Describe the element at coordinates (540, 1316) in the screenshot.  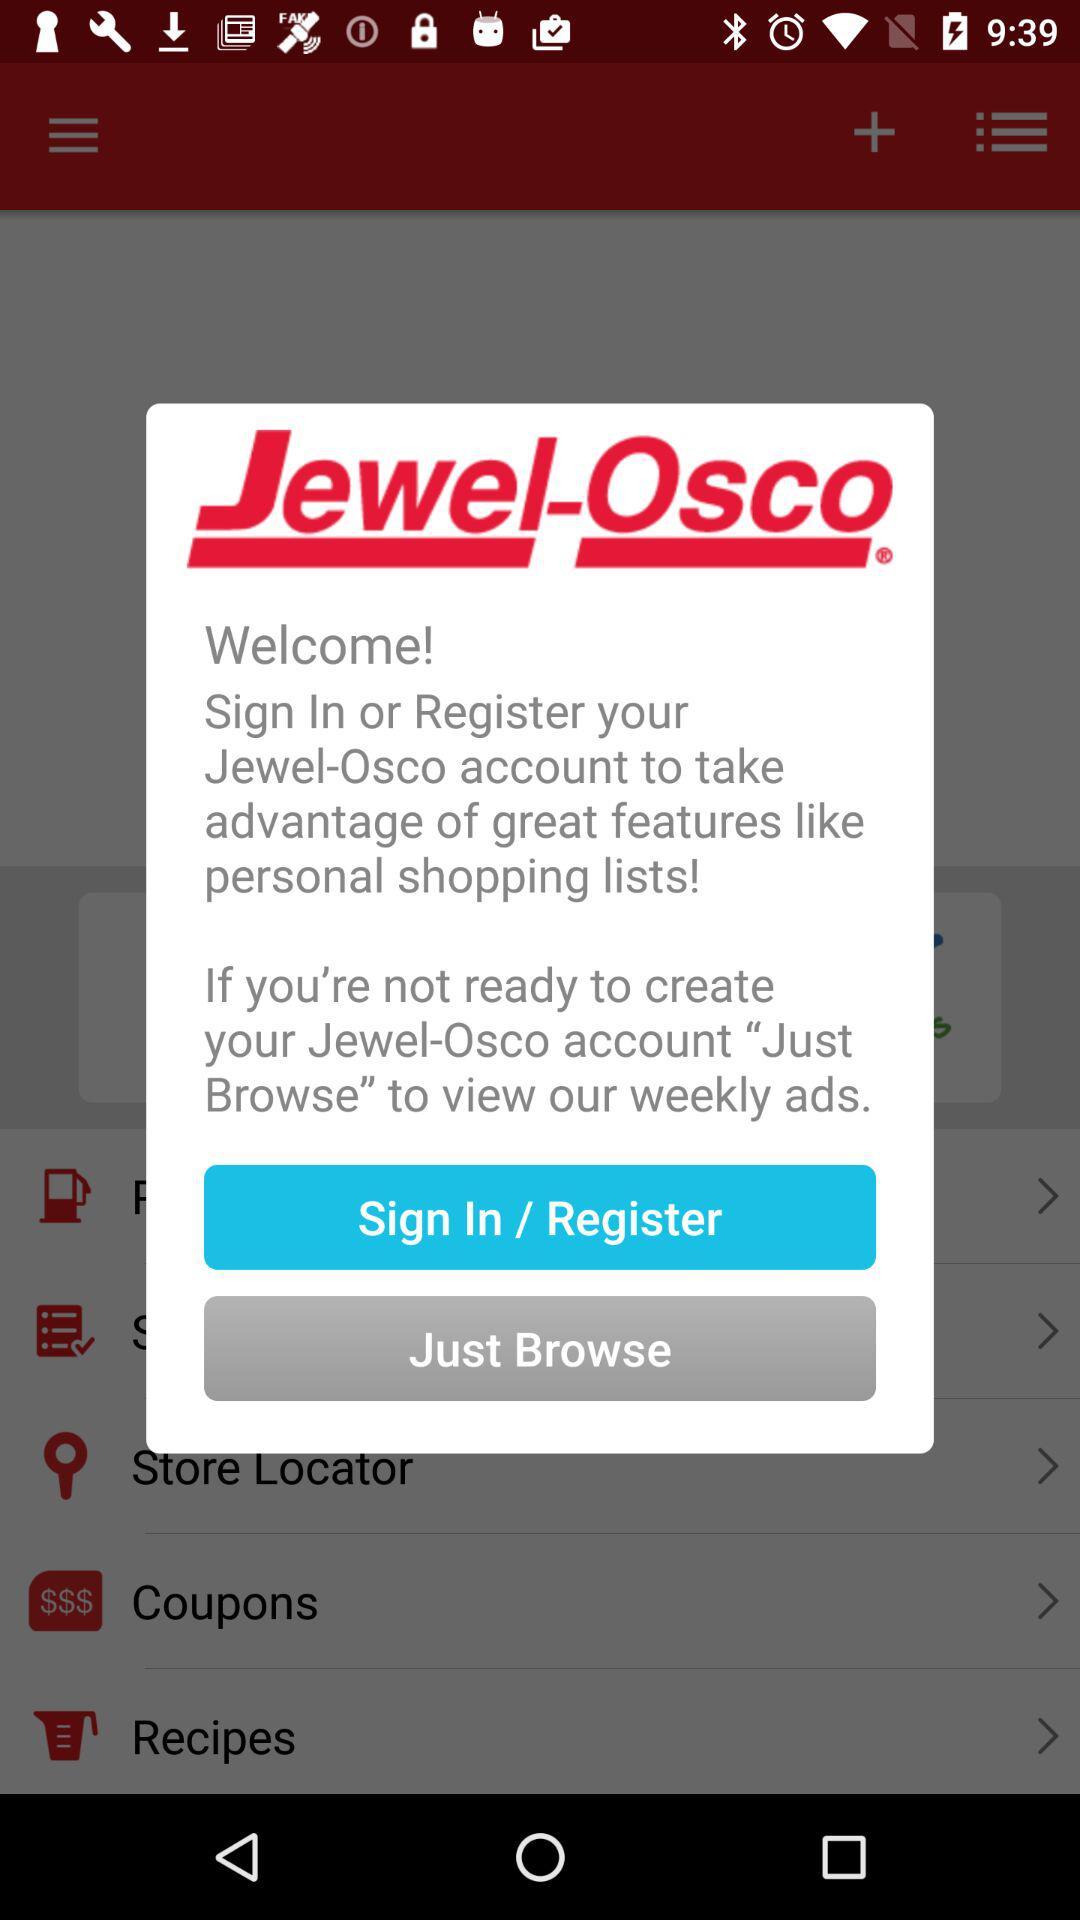
I see `just browse icon` at that location.